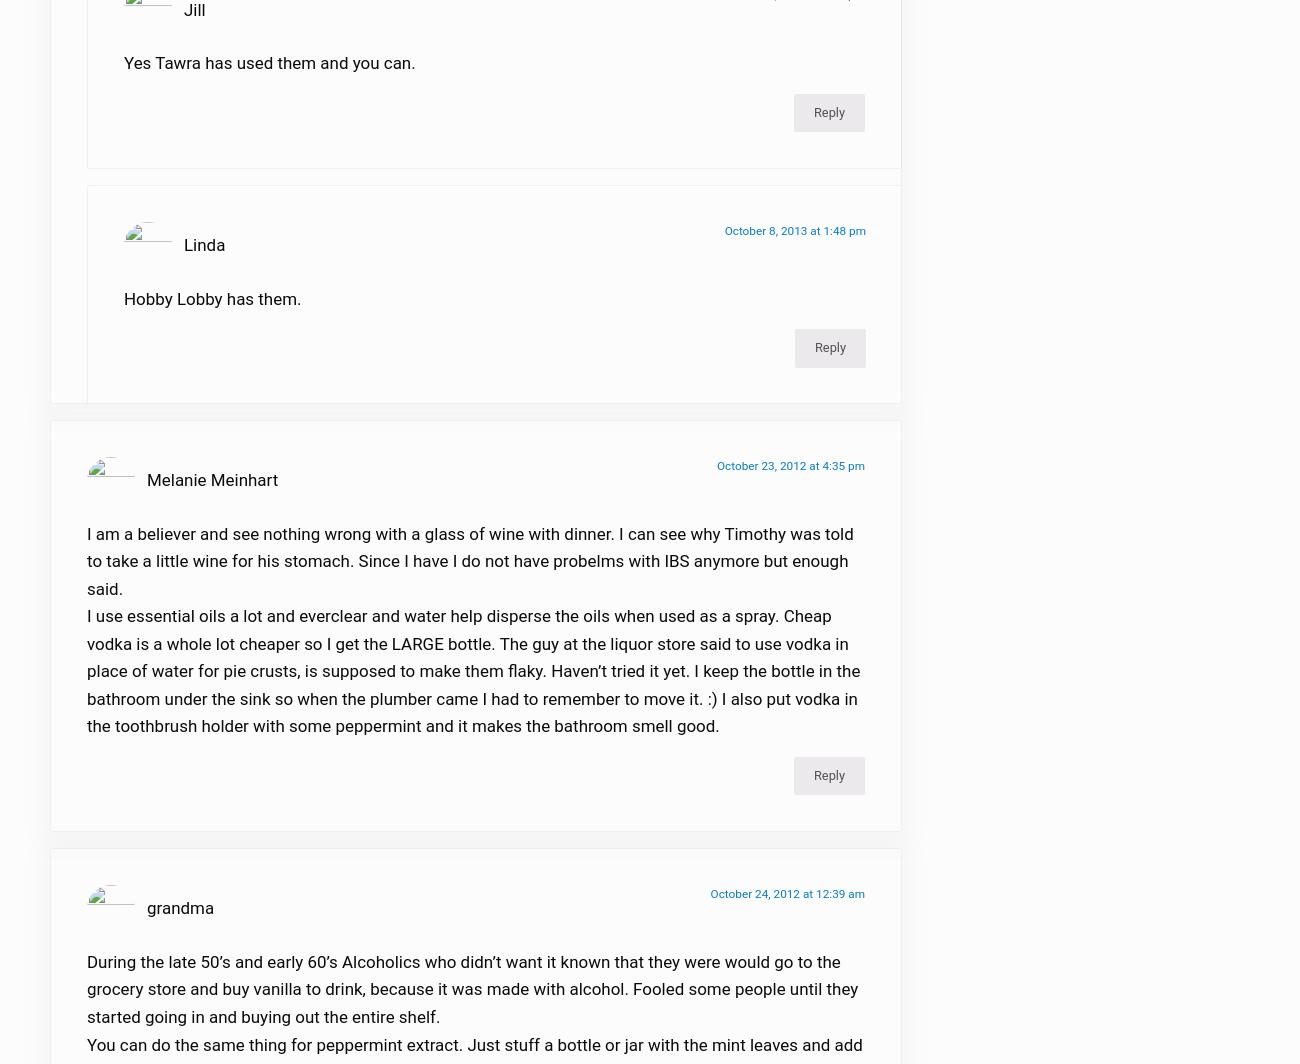 The width and height of the screenshot is (1300, 1064). Describe the element at coordinates (212, 311) in the screenshot. I see `'Hobby Lobby has them.'` at that location.